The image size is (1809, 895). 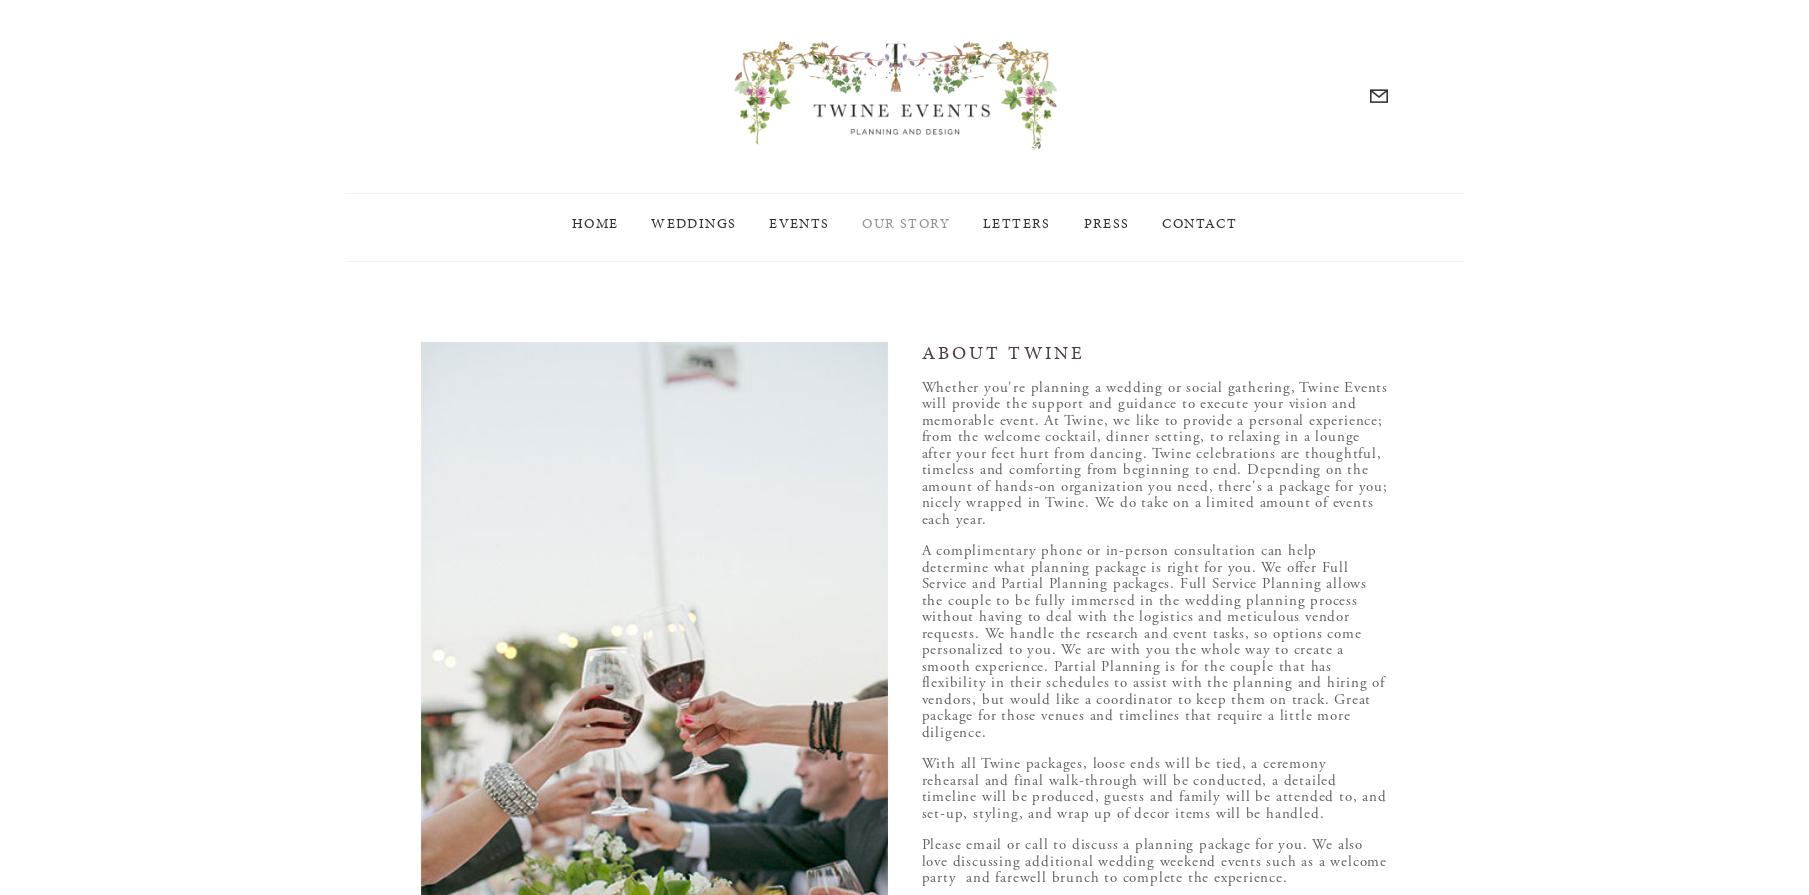 I want to click on 'email@address.com', so click(x=976, y=261).